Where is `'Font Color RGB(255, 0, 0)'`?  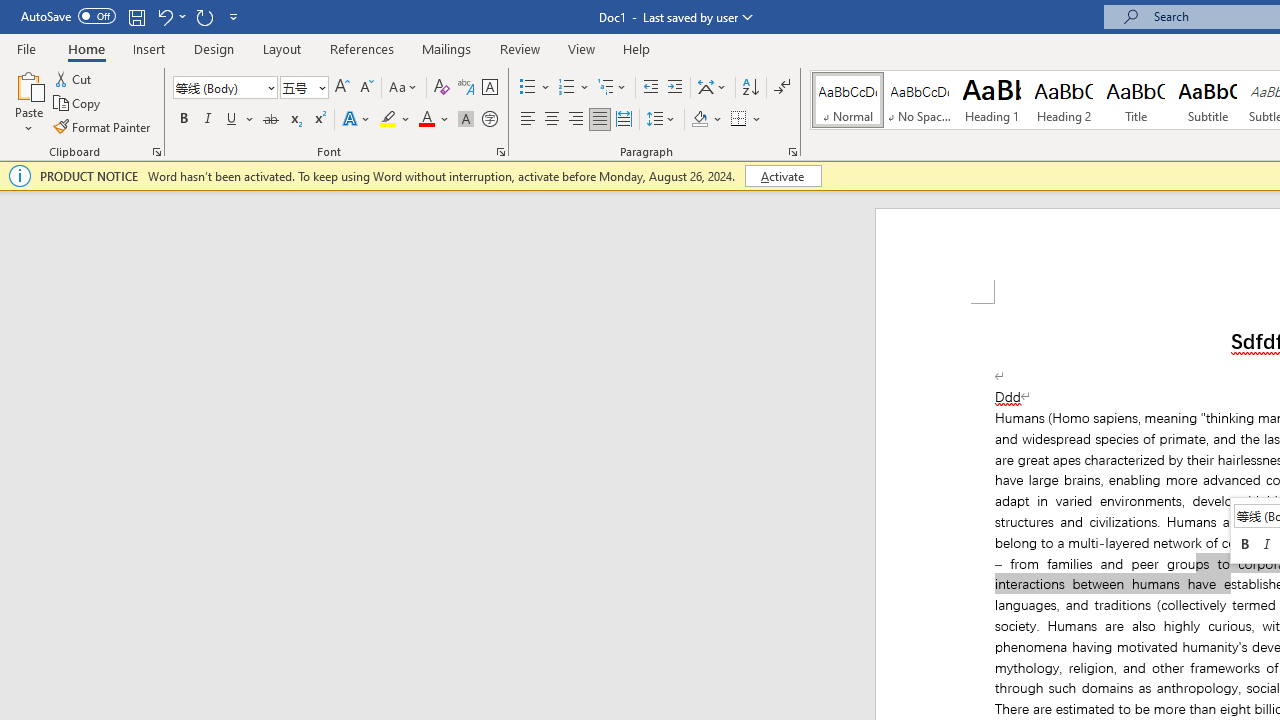
'Font Color RGB(255, 0, 0)' is located at coordinates (425, 119).